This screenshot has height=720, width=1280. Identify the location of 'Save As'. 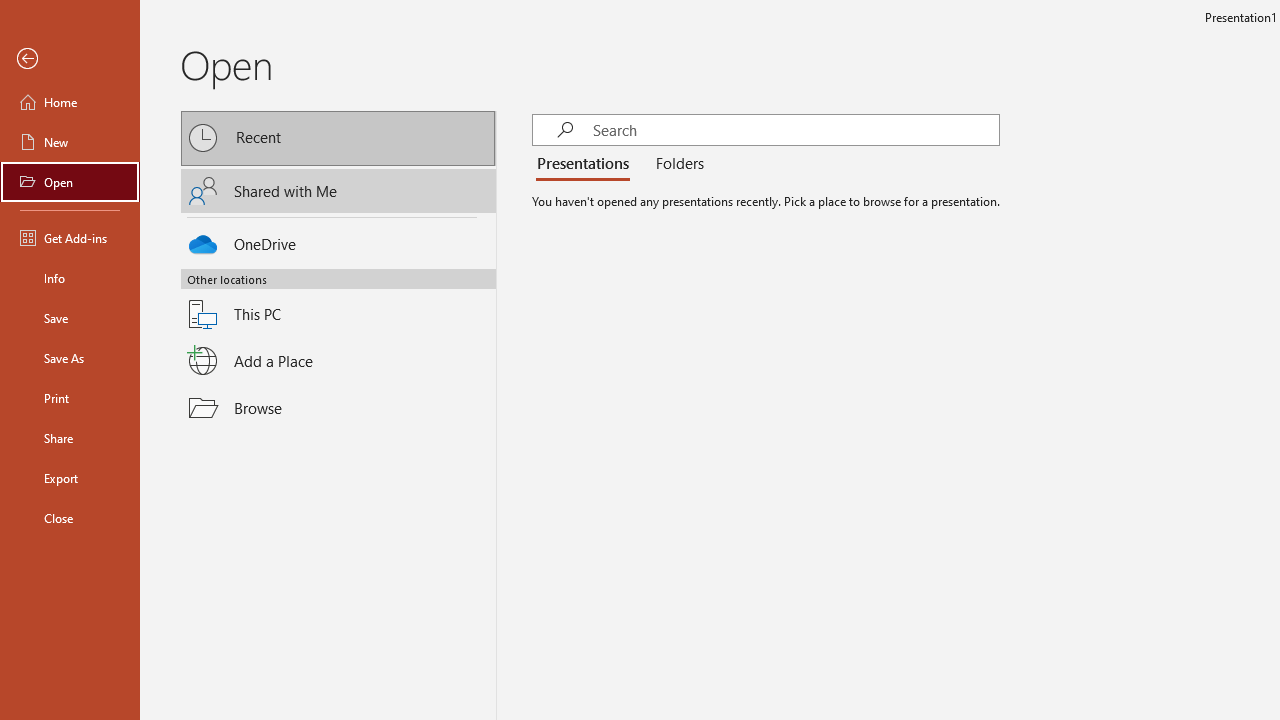
(69, 356).